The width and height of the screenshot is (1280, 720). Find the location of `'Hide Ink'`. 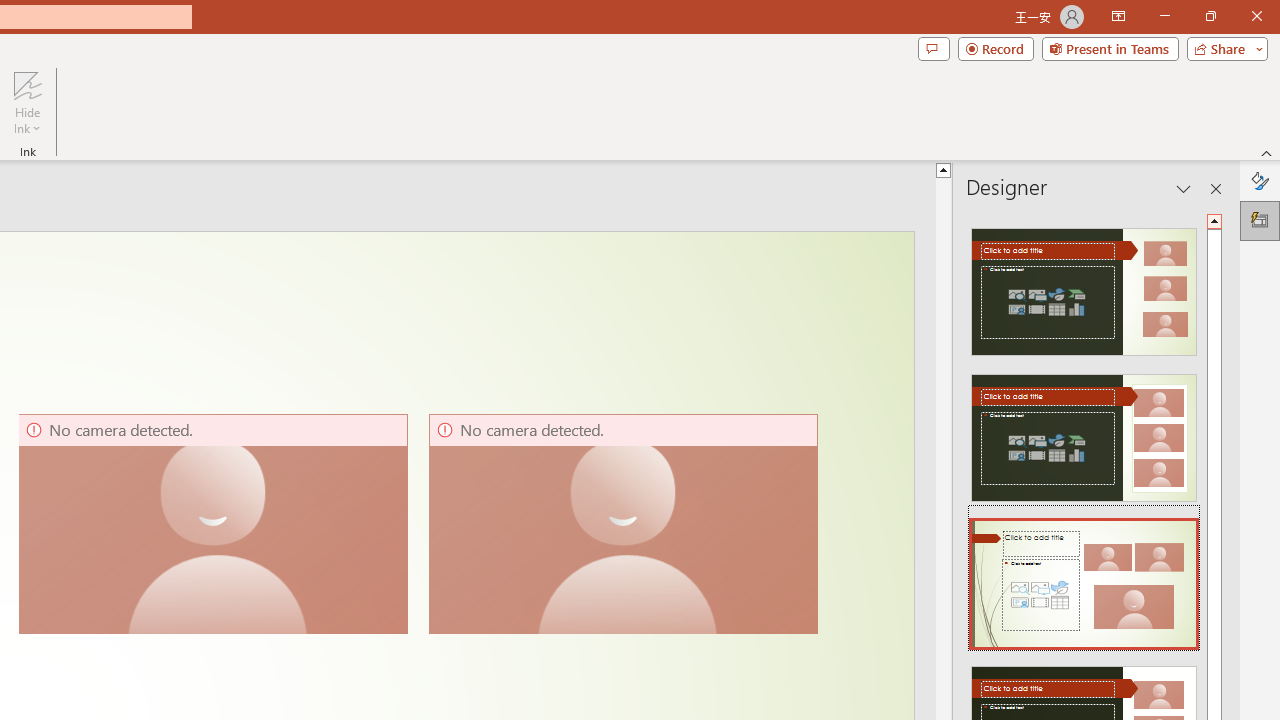

'Hide Ink' is located at coordinates (27, 103).